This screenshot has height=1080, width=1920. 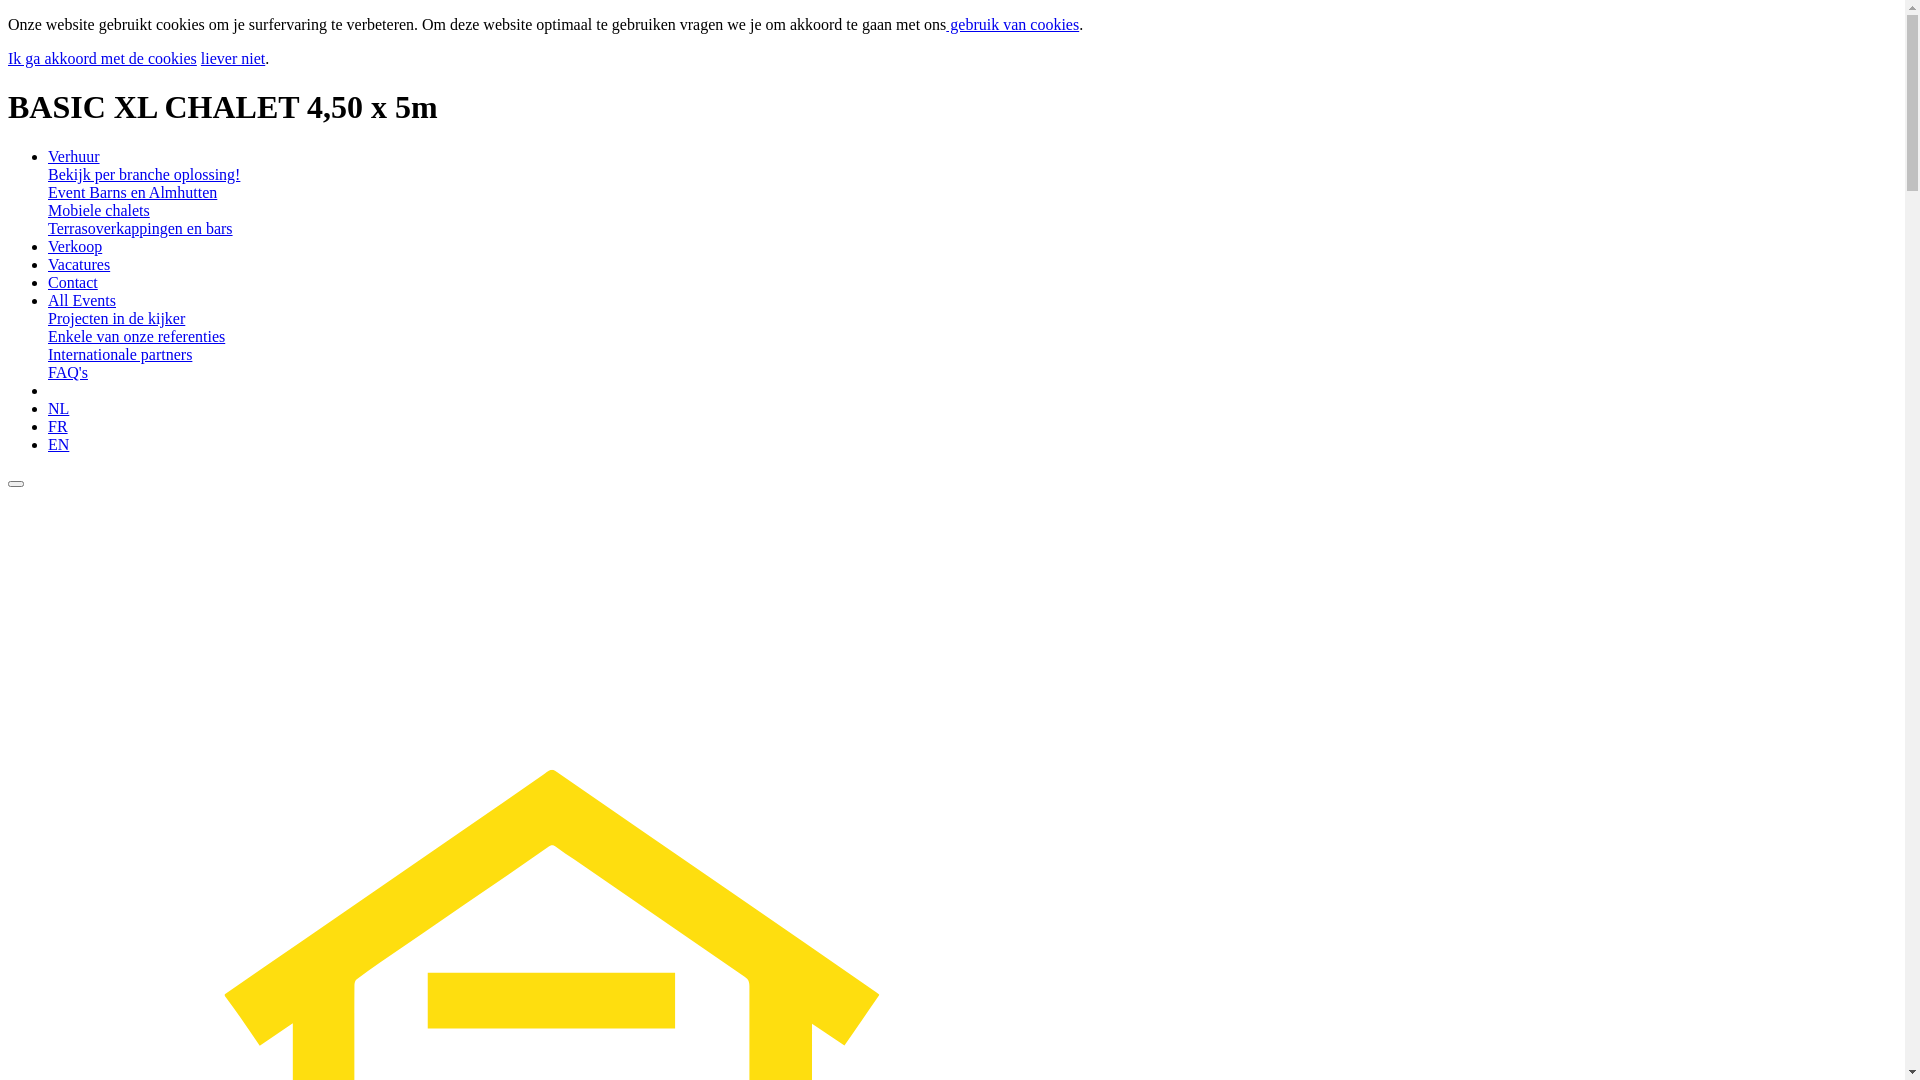 I want to click on 'Mobiele chalets', so click(x=48, y=210).